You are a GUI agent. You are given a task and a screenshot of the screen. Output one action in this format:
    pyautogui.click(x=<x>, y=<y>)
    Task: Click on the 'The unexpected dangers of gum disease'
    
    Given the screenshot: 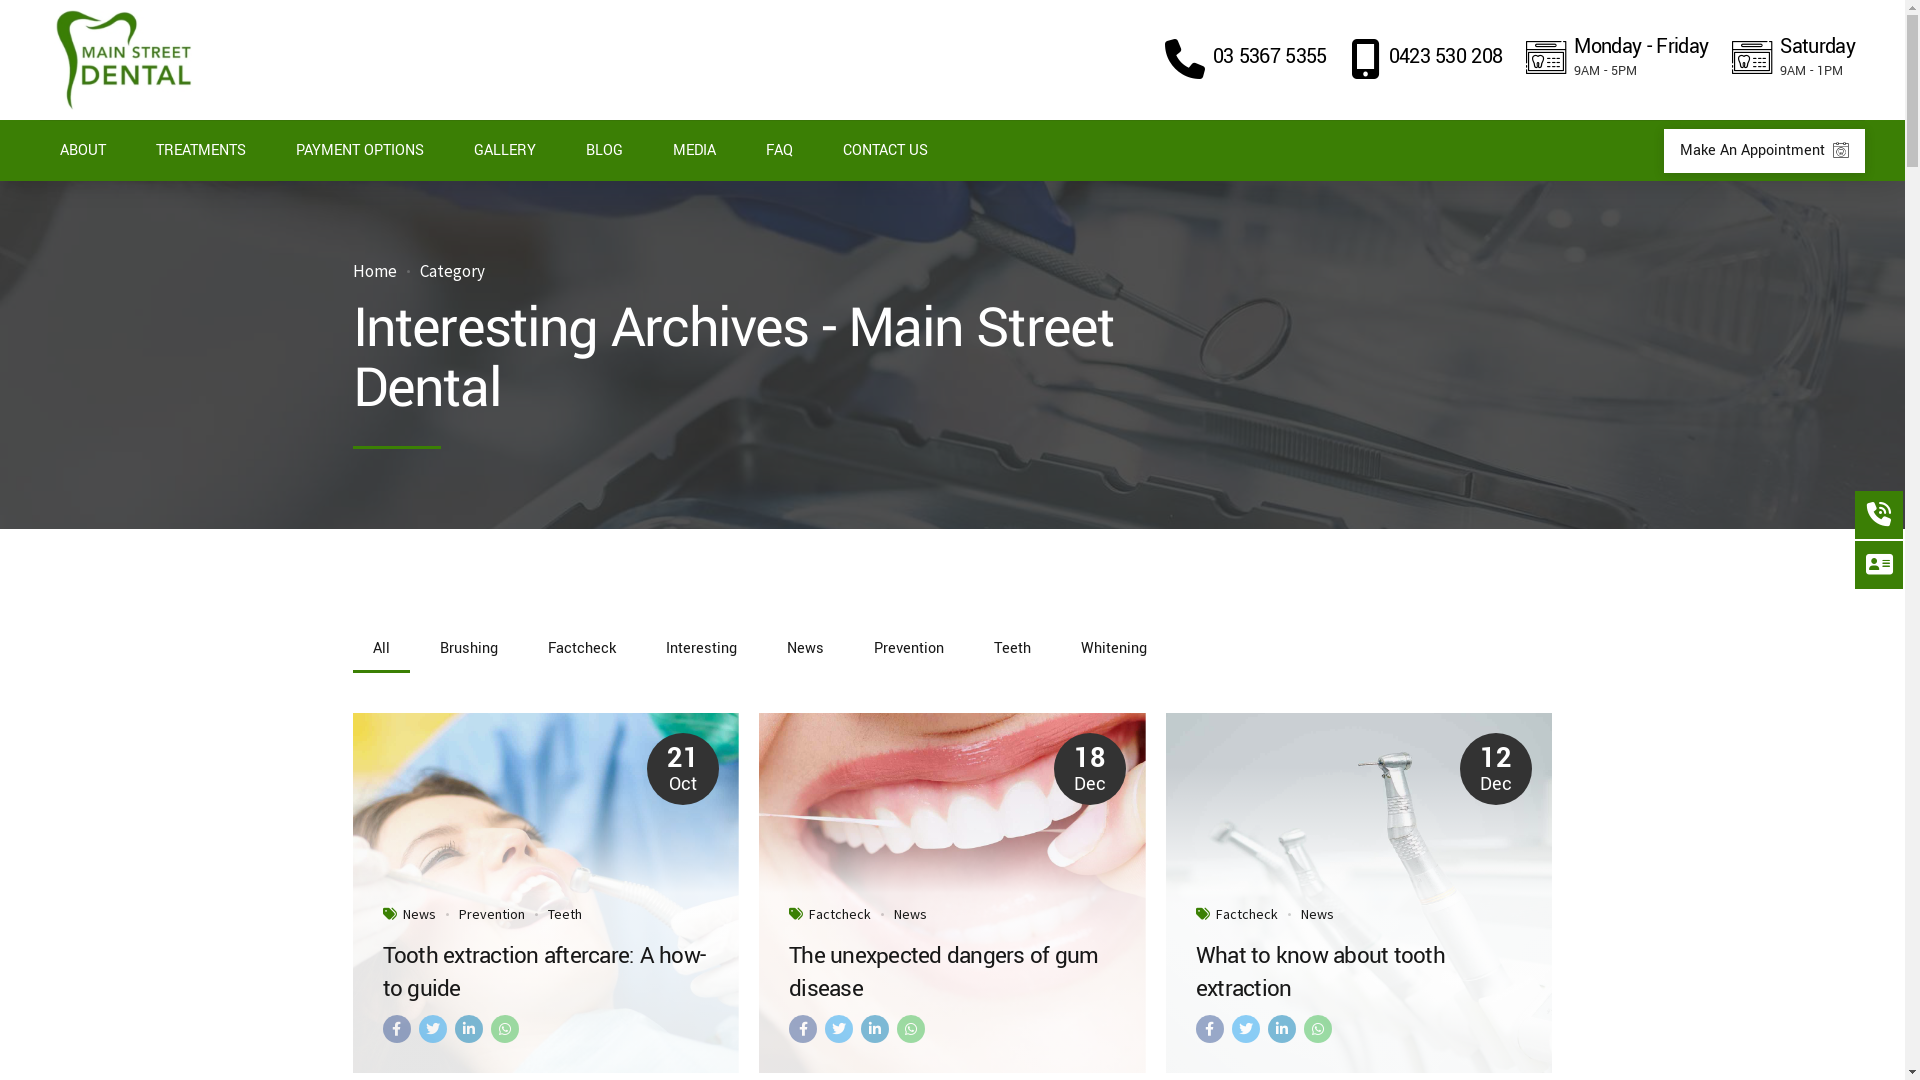 What is the action you would take?
    pyautogui.click(x=951, y=971)
    